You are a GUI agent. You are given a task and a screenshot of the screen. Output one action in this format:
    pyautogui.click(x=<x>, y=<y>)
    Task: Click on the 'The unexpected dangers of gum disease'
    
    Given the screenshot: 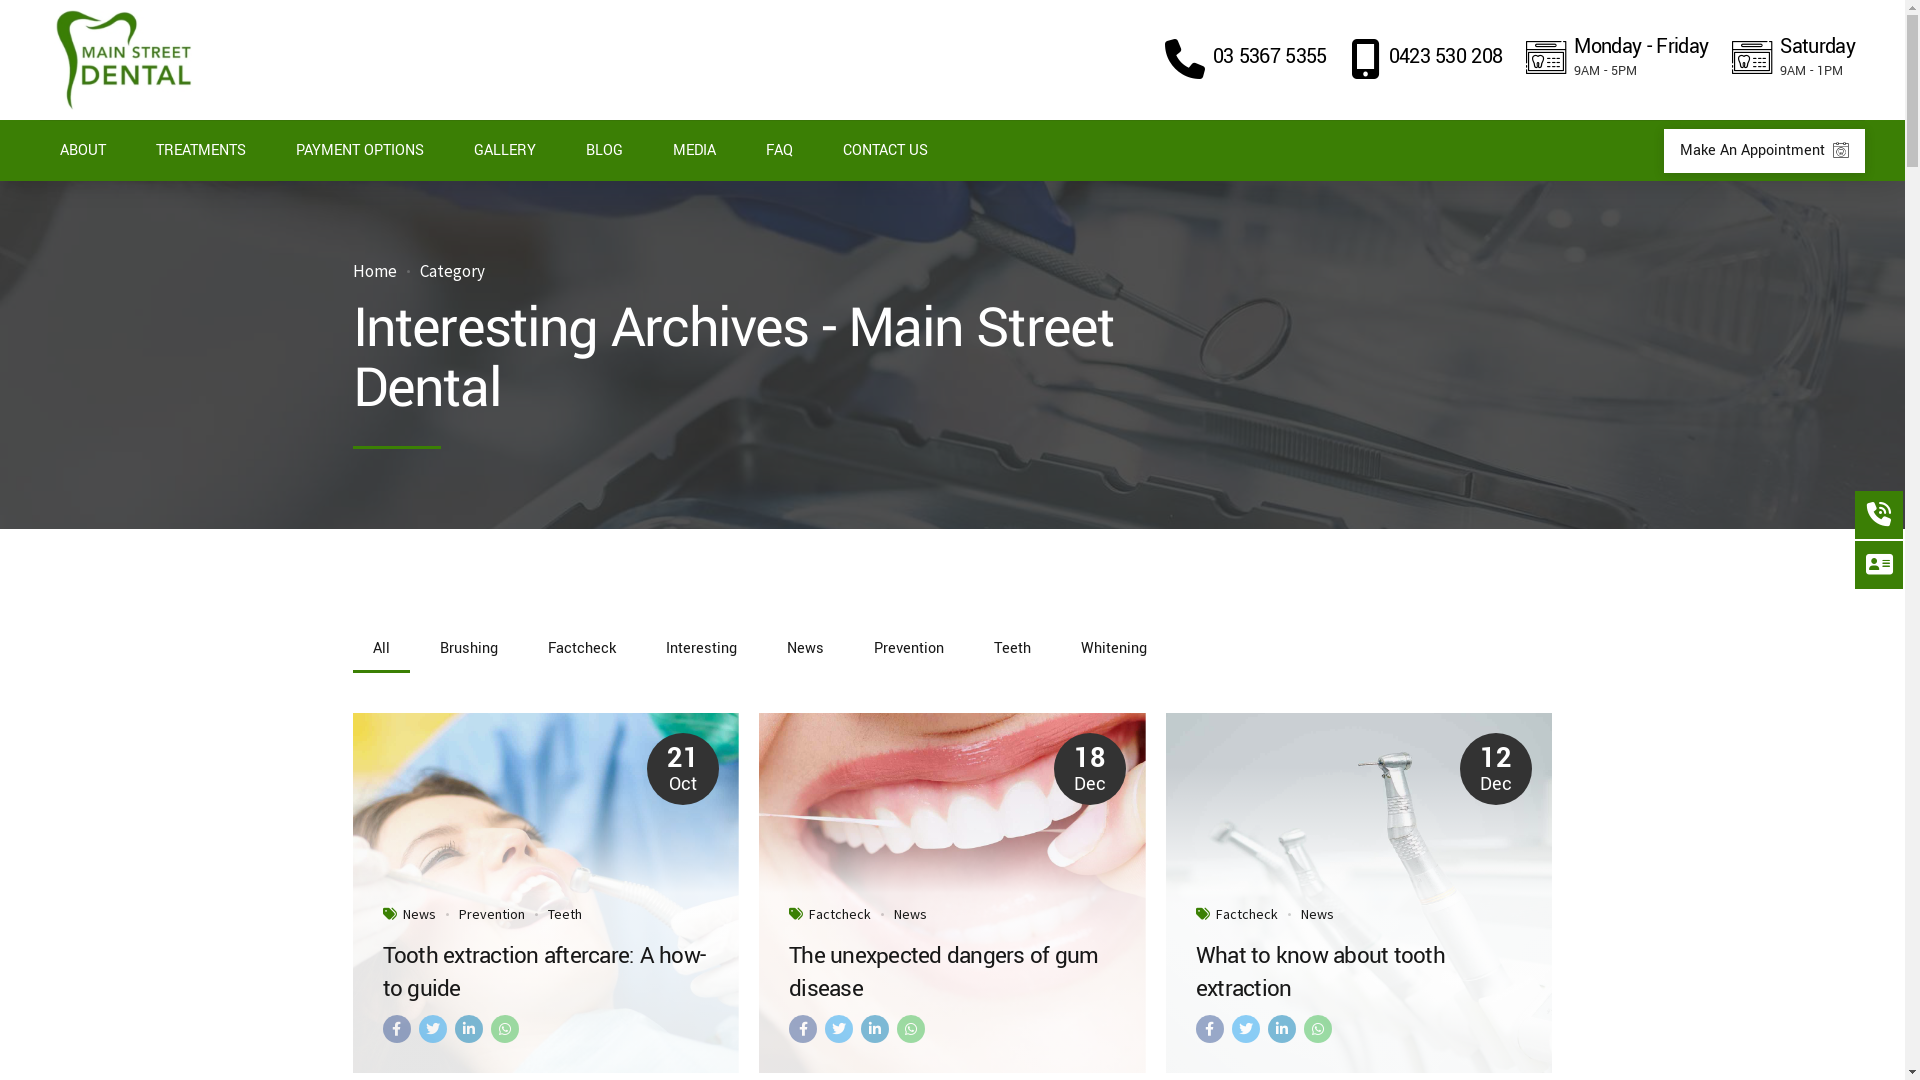 What is the action you would take?
    pyautogui.click(x=951, y=971)
    